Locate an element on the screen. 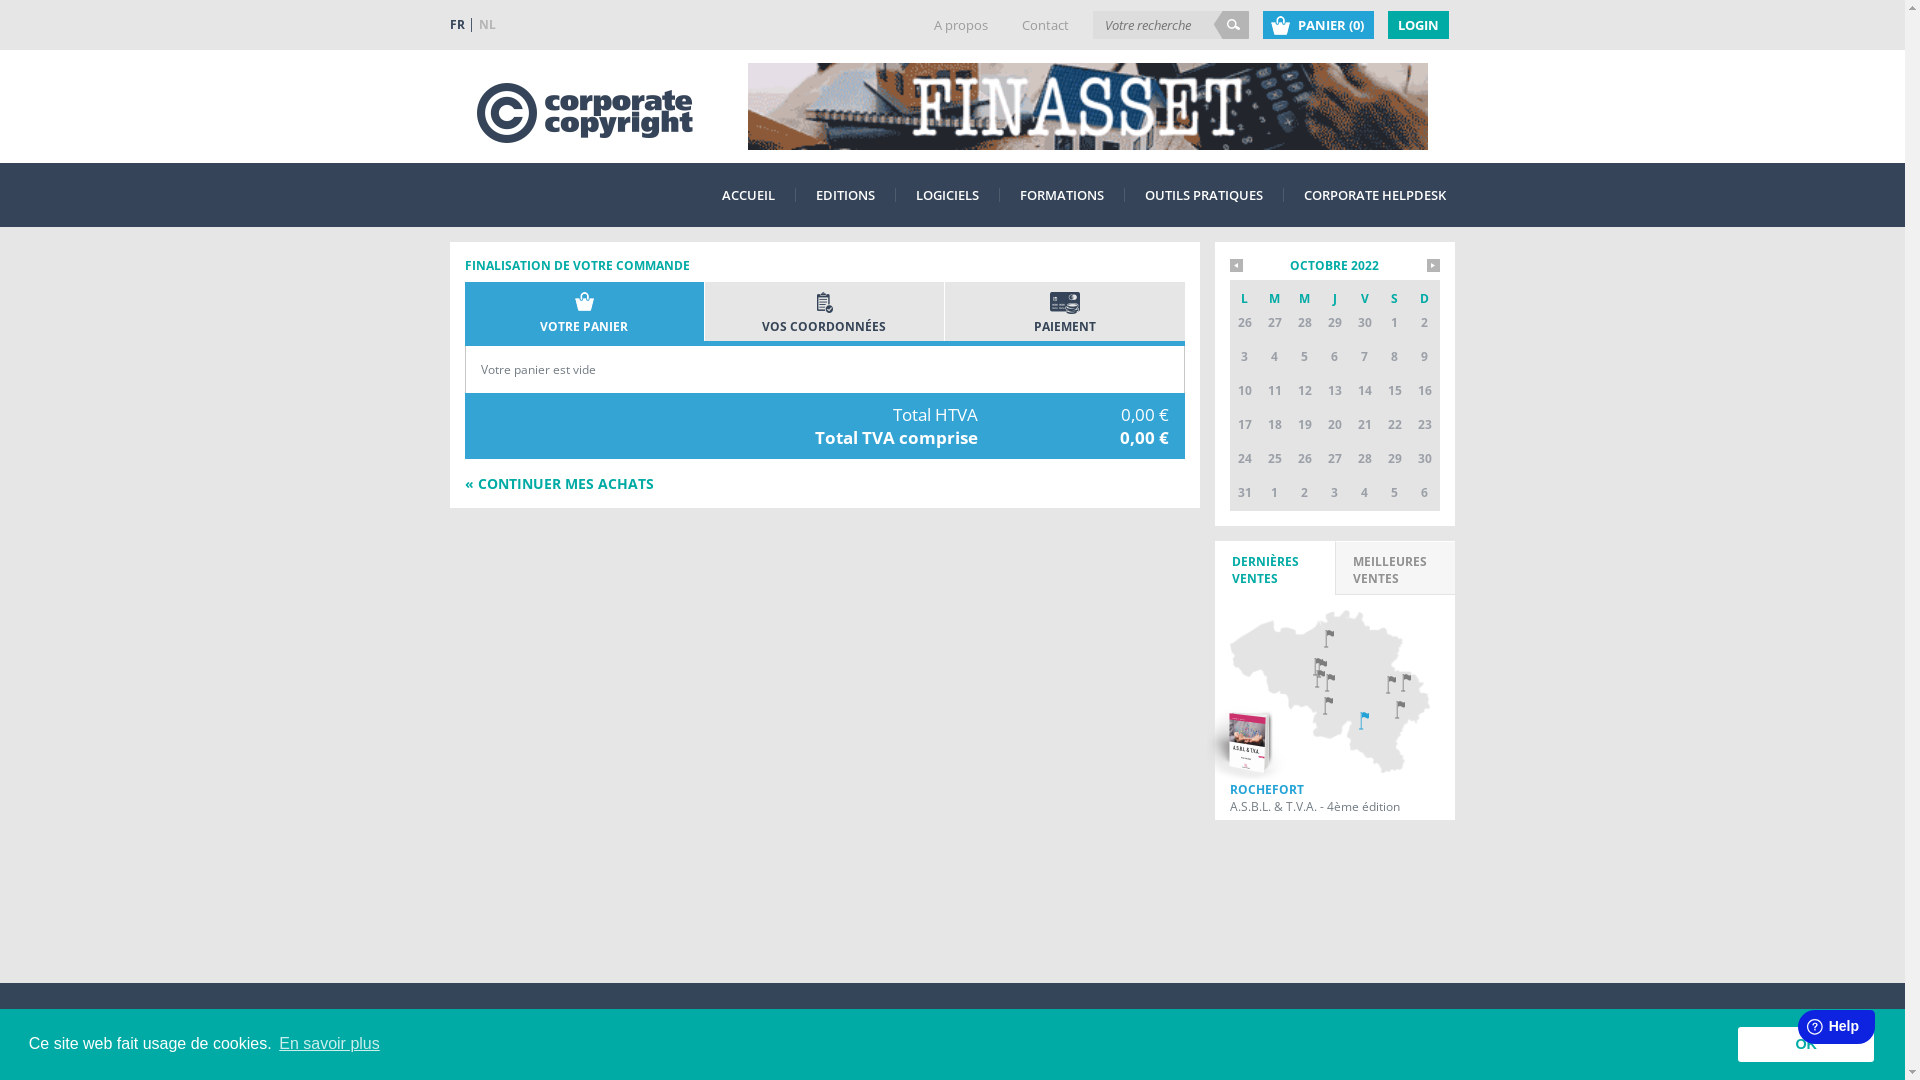 Image resolution: width=1920 pixels, height=1080 pixels. 'FR' is located at coordinates (459, 24).